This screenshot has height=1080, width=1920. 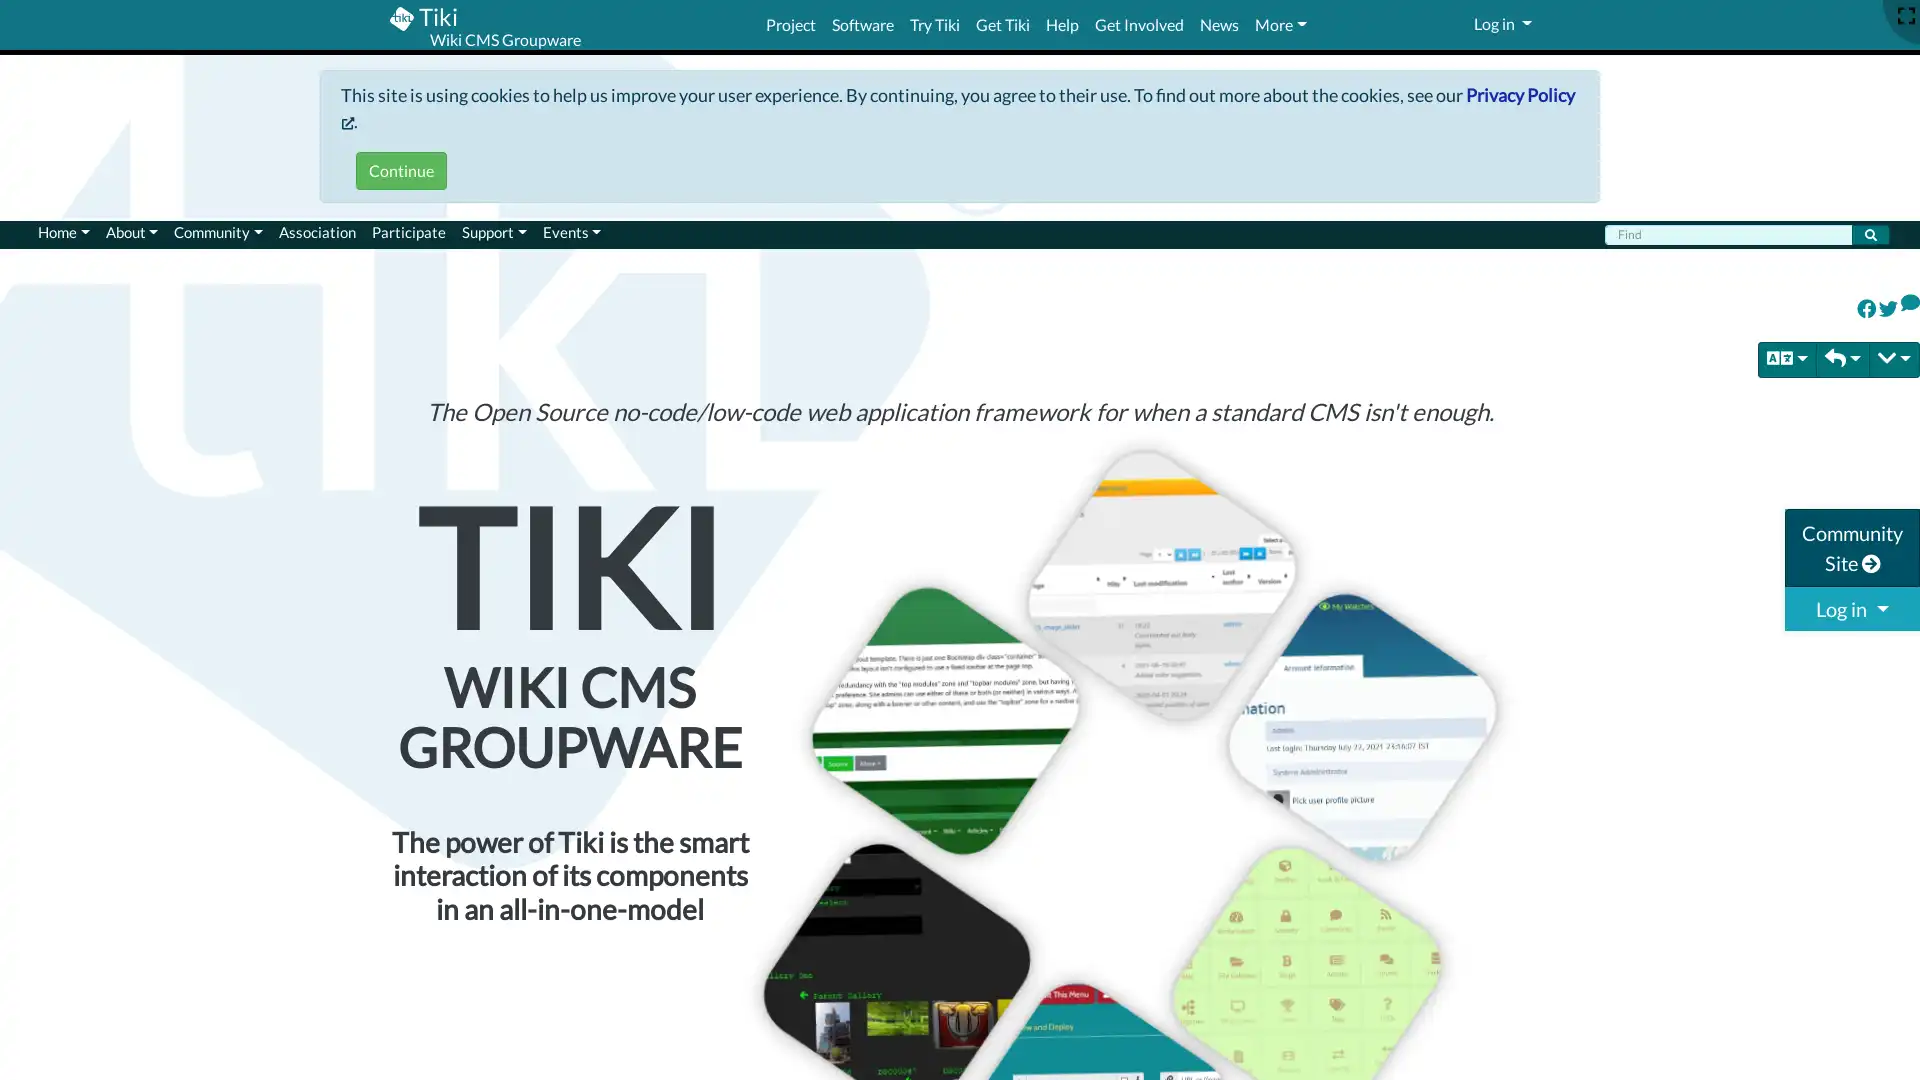 What do you see at coordinates (400, 168) in the screenshot?
I see `Continue` at bounding box center [400, 168].